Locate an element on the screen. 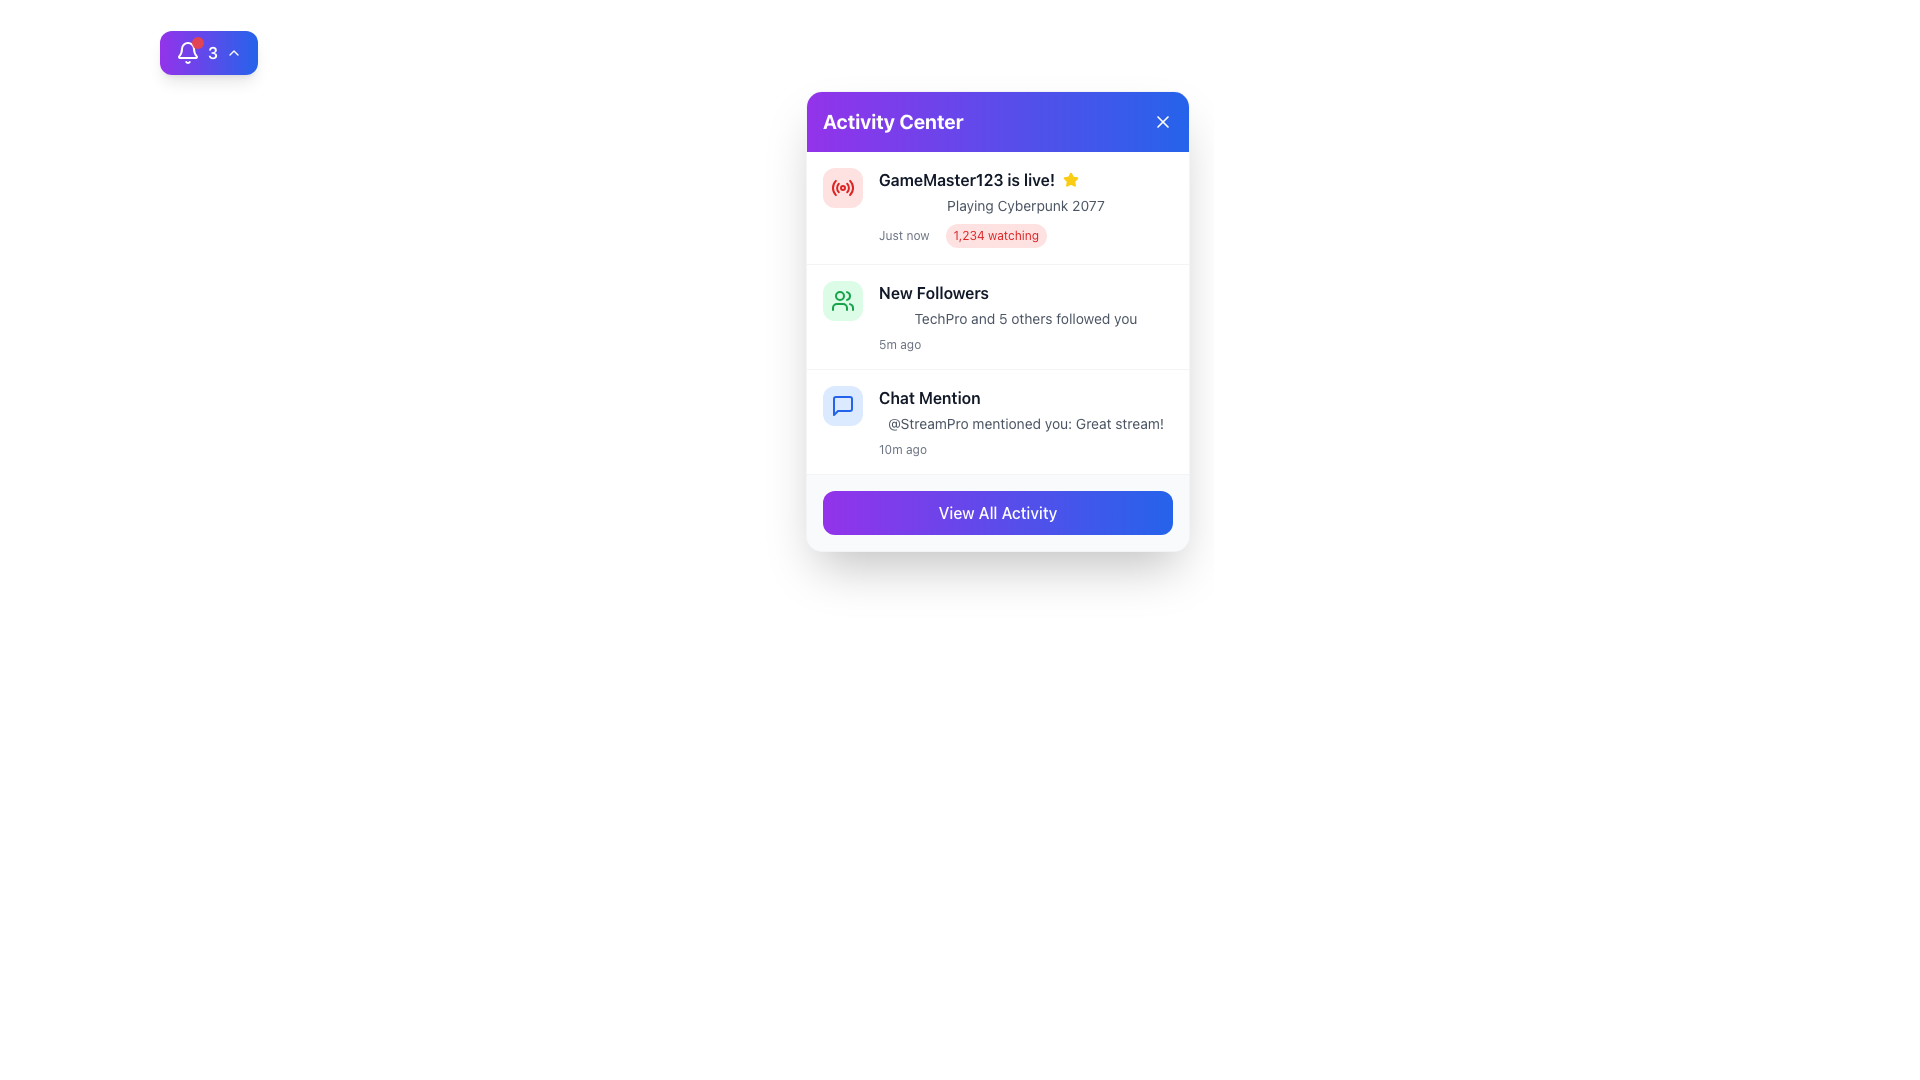 The height and width of the screenshot is (1080, 1920). the text label displaying '5m ago' is located at coordinates (899, 343).